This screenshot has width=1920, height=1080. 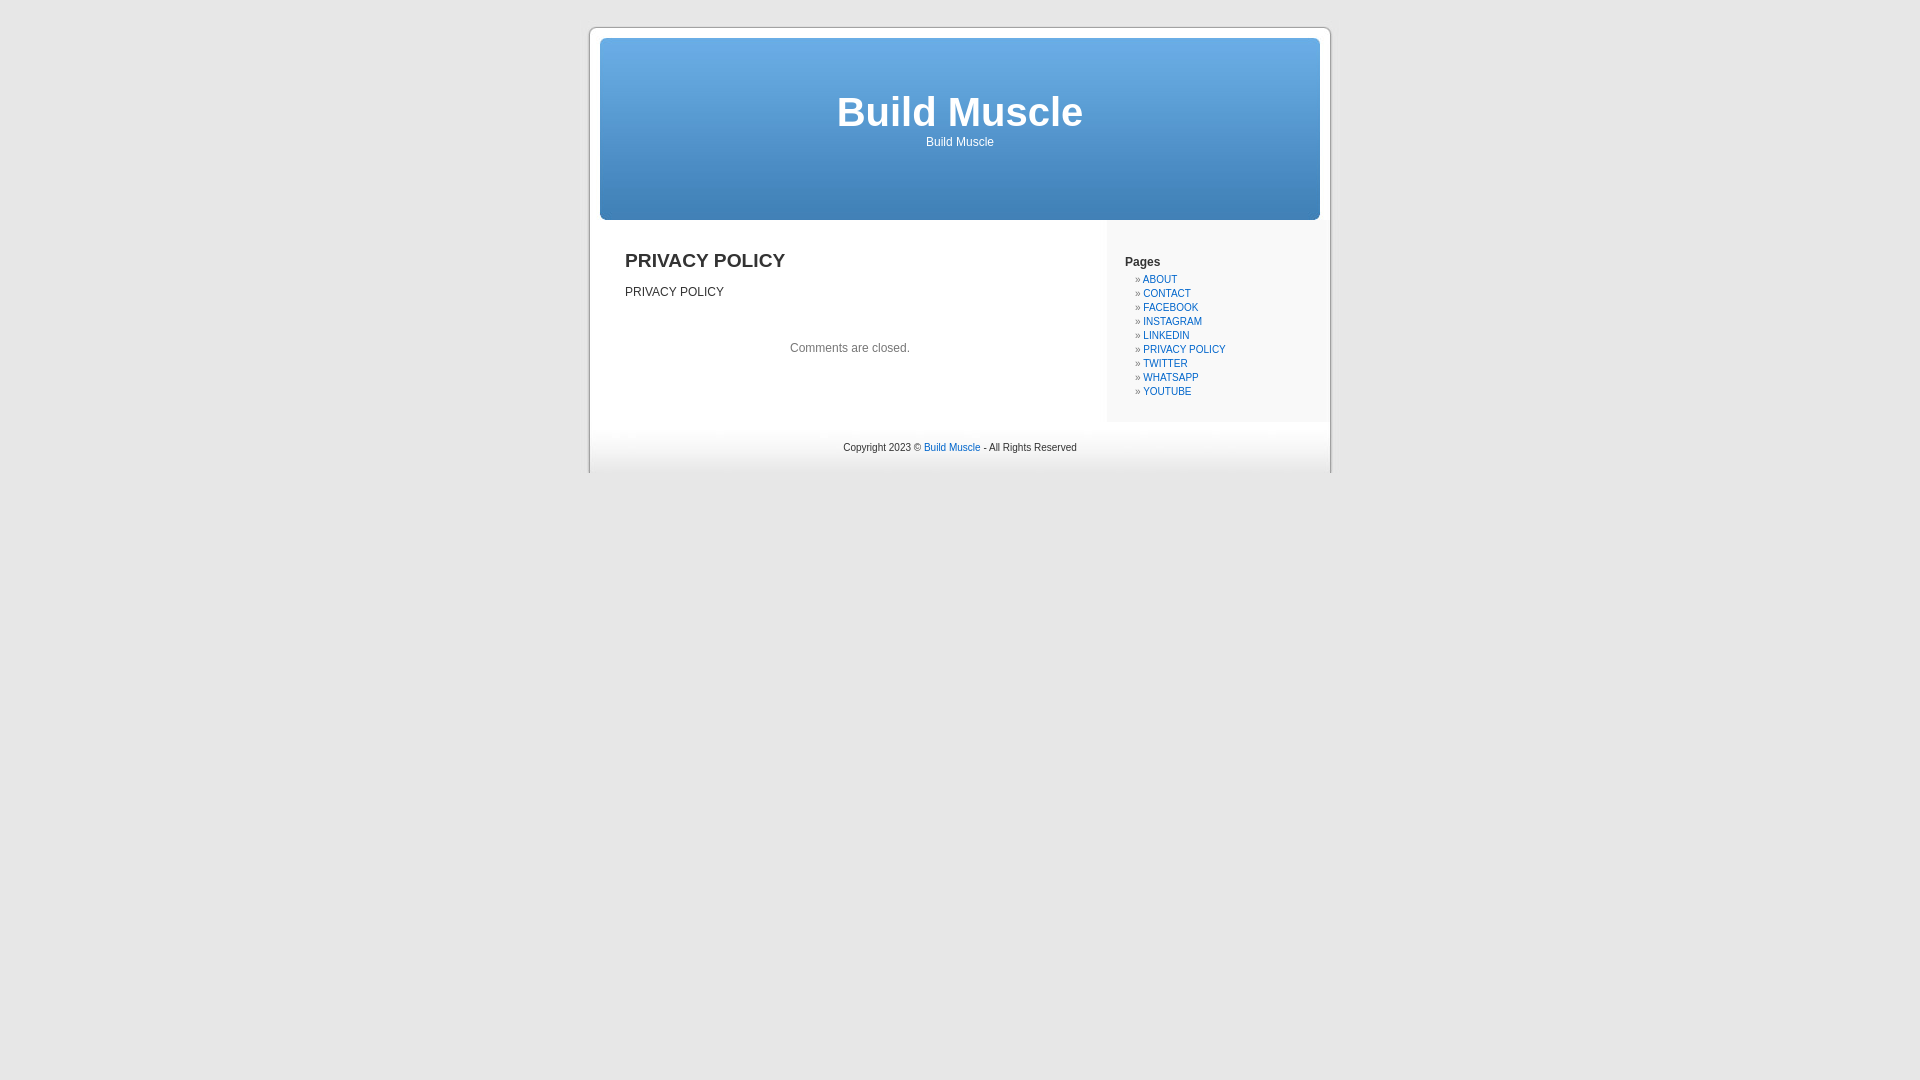 I want to click on 'Build Muscle', so click(x=951, y=446).